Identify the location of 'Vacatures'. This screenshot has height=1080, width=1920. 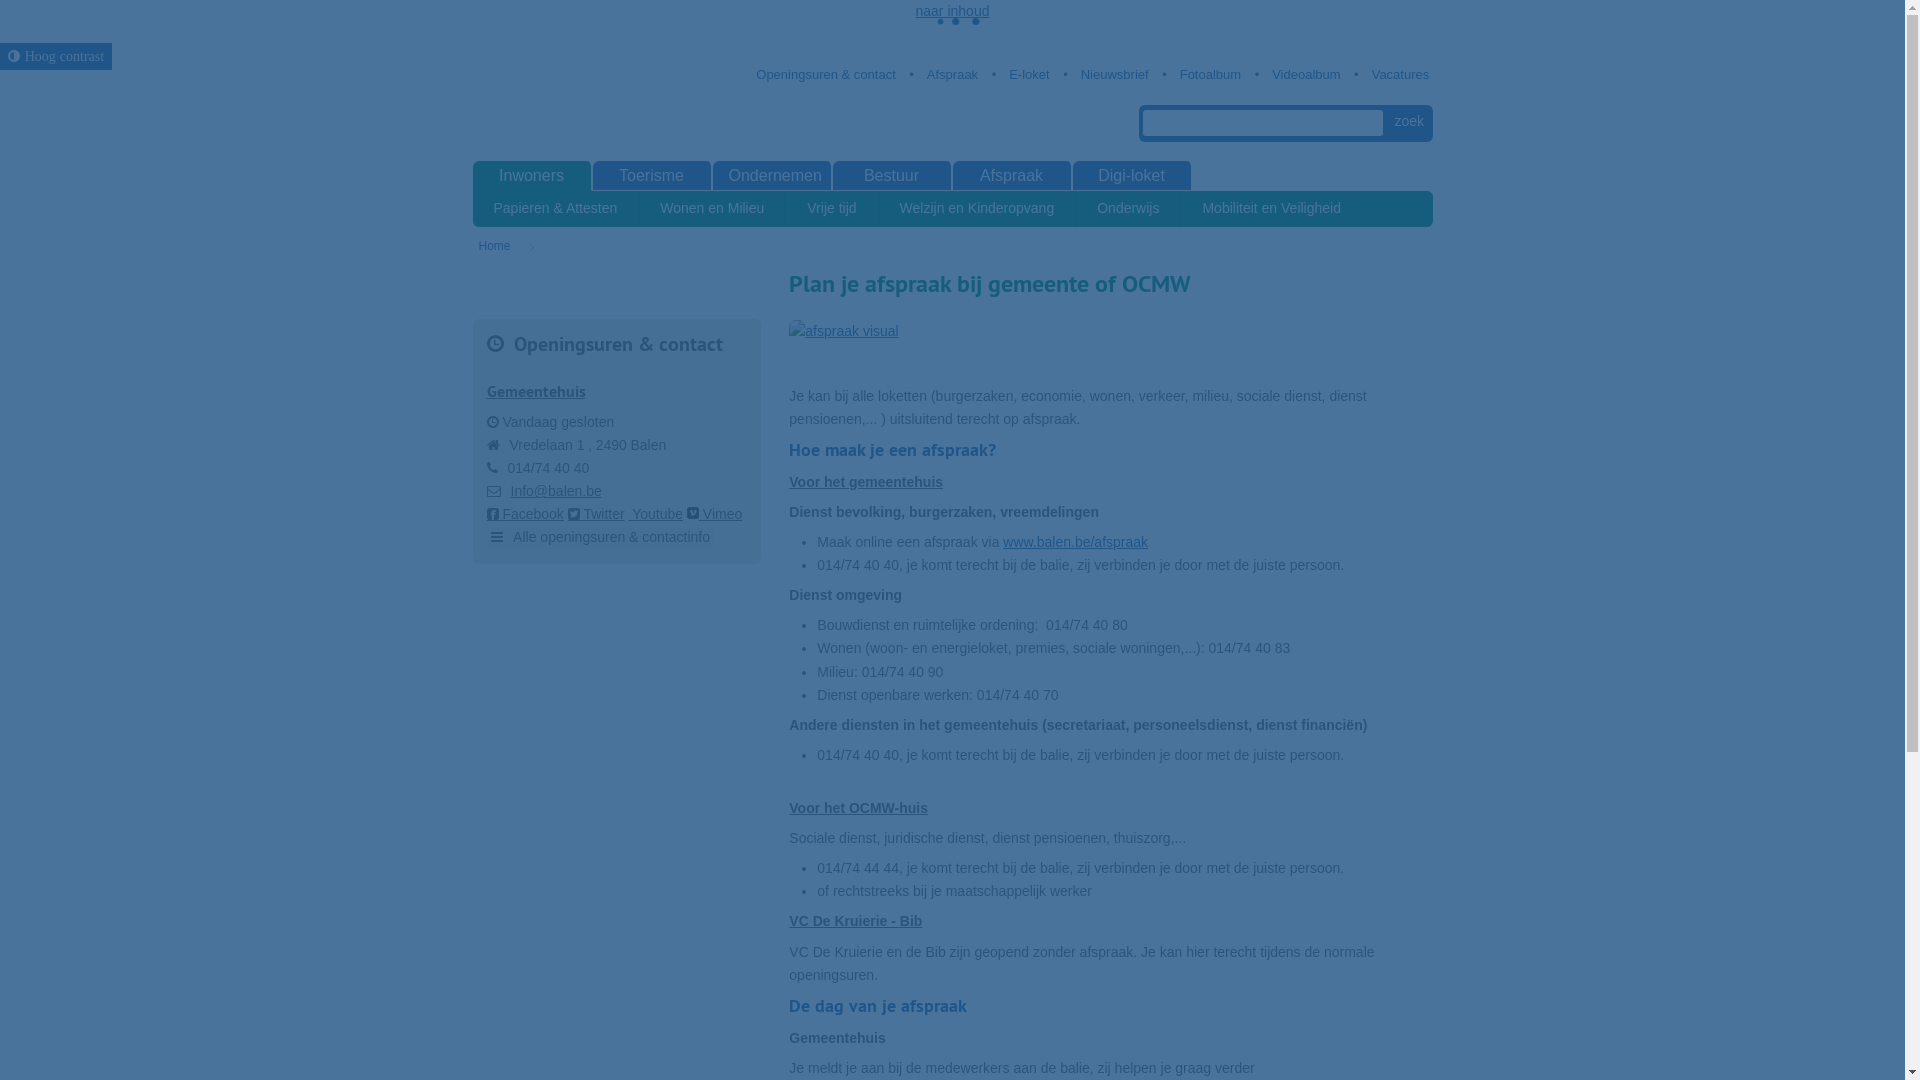
(1391, 73).